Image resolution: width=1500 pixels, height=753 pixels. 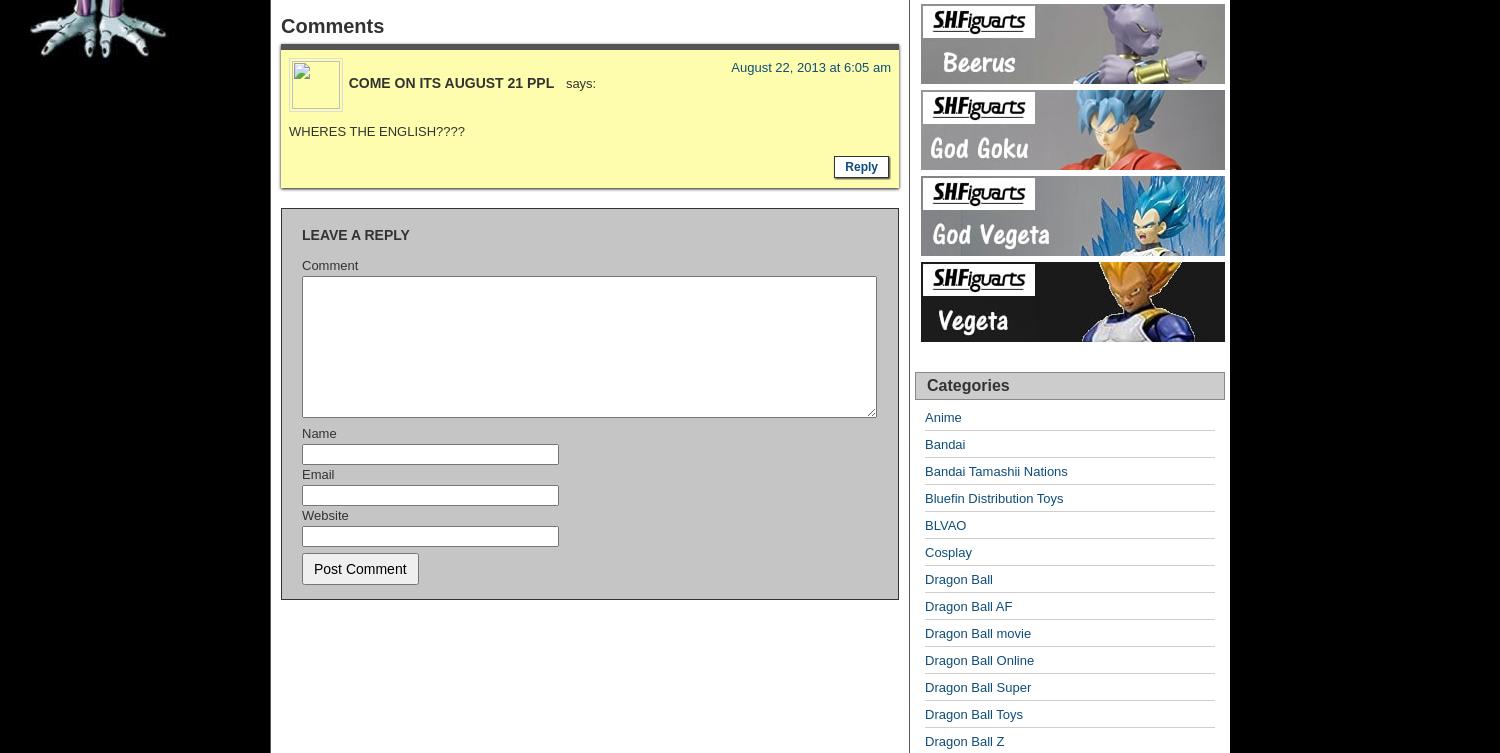 What do you see at coordinates (301, 472) in the screenshot?
I see `'Email'` at bounding box center [301, 472].